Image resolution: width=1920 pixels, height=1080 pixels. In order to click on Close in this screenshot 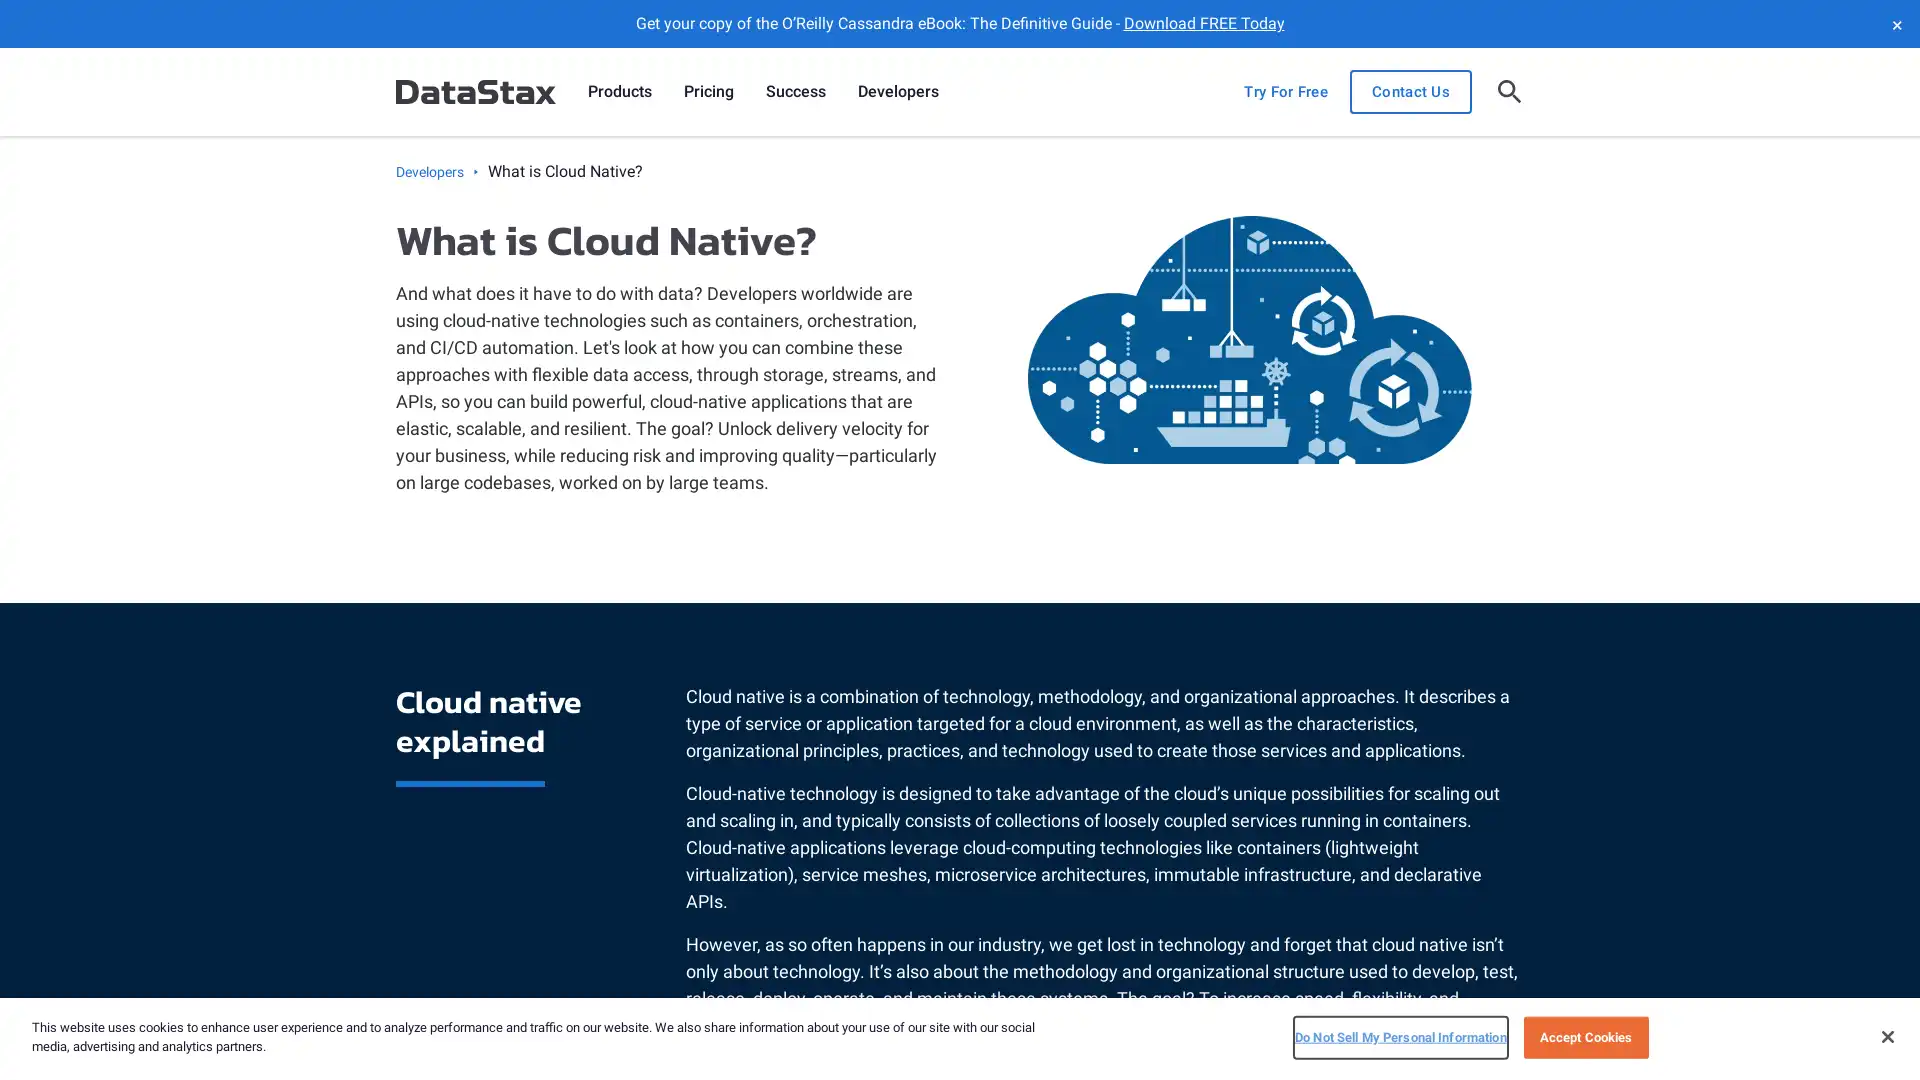, I will do `click(1886, 1035)`.